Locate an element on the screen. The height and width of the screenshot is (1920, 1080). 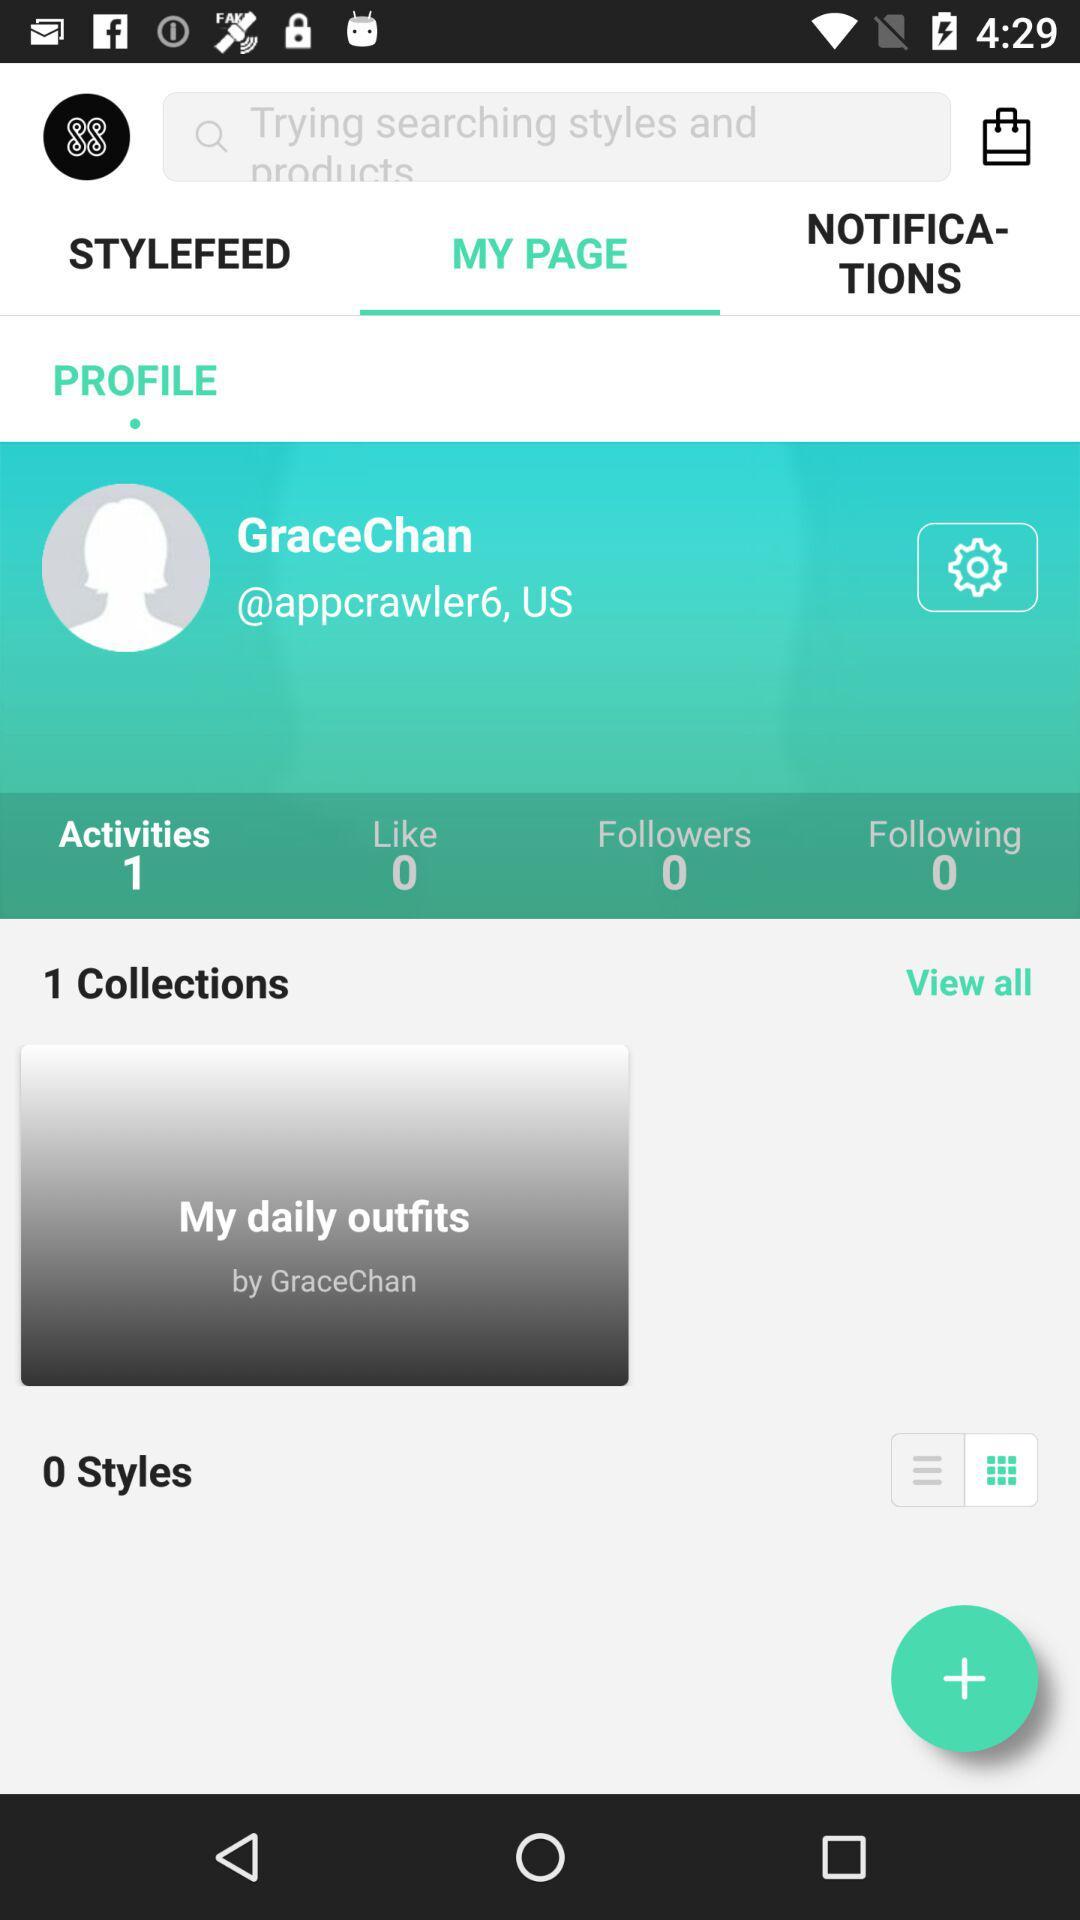
the view all is located at coordinates (968, 981).